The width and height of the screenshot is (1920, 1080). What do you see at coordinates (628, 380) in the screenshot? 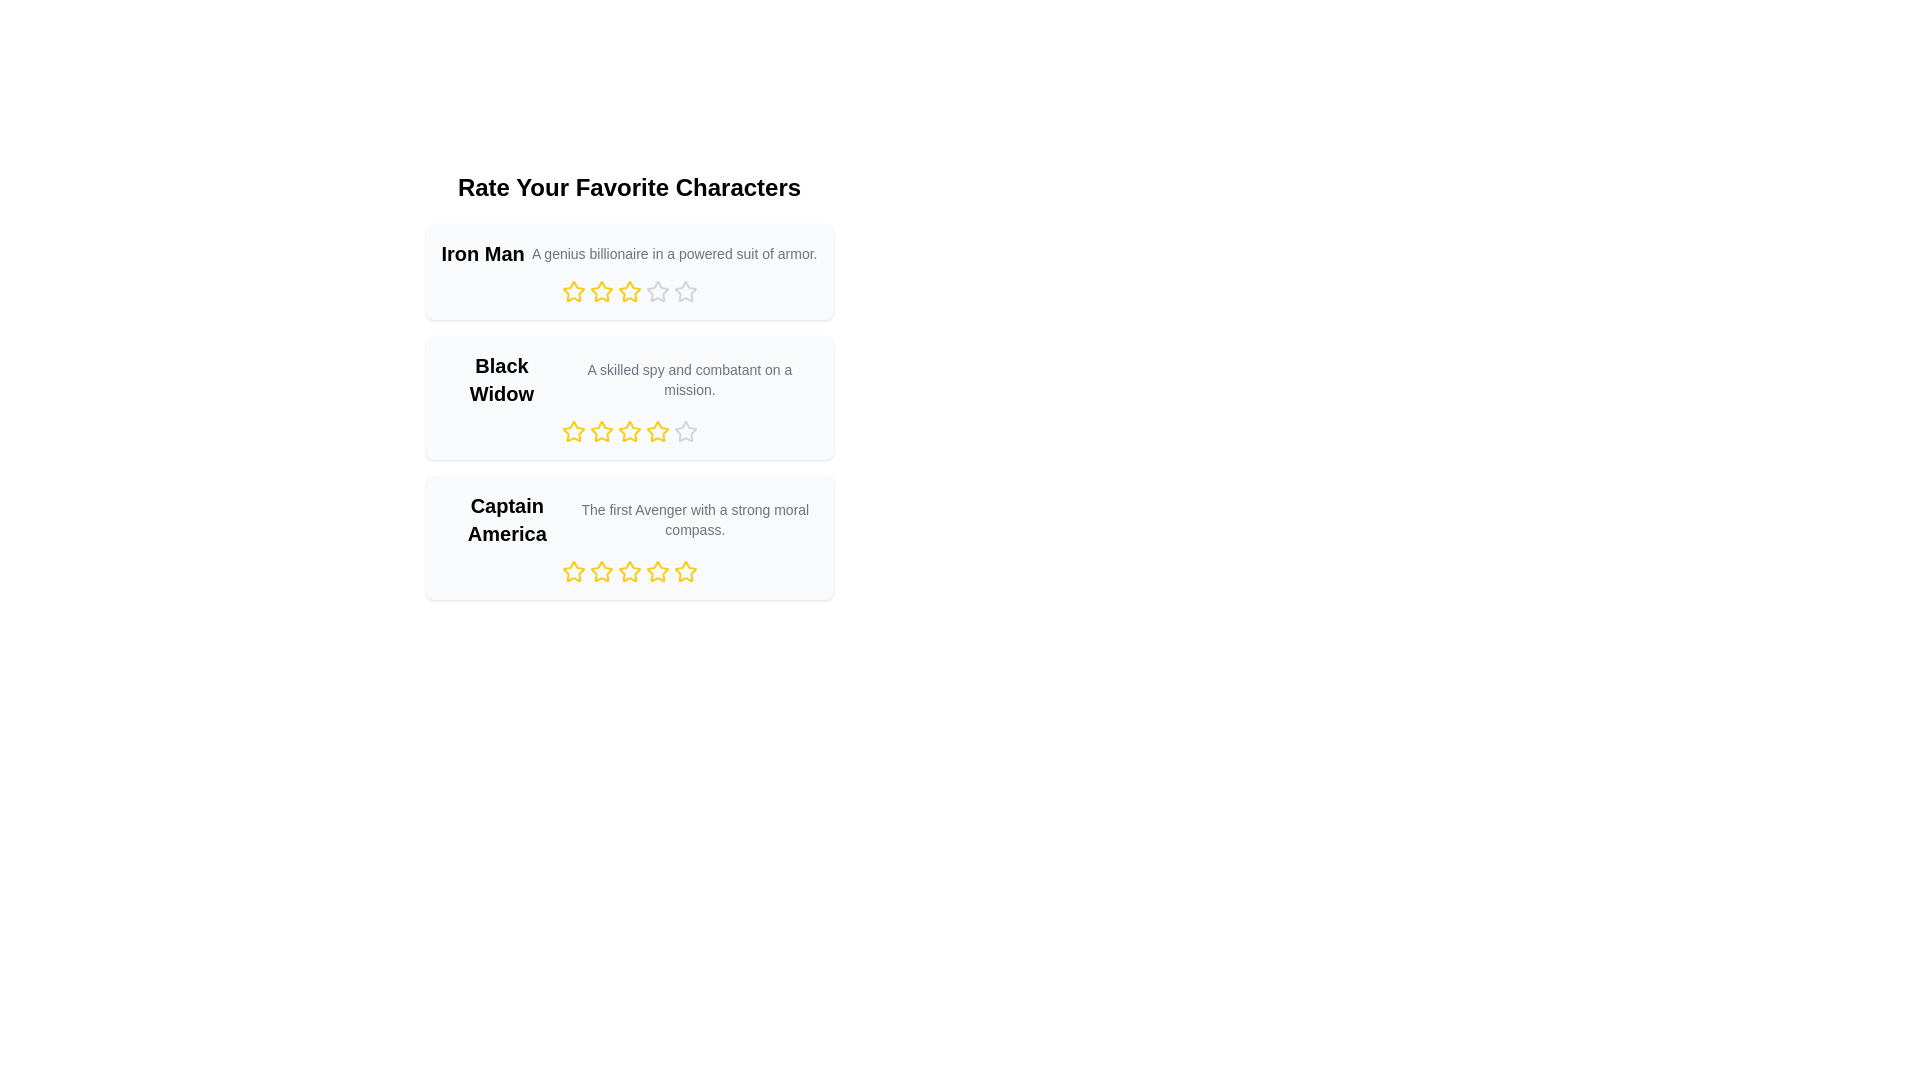
I see `the textual component featuring the title 'Black Widow' and the description 'A skilled spy and combatant on a mission.', which is centrally located in the second white card among three vertical cards` at bounding box center [628, 380].